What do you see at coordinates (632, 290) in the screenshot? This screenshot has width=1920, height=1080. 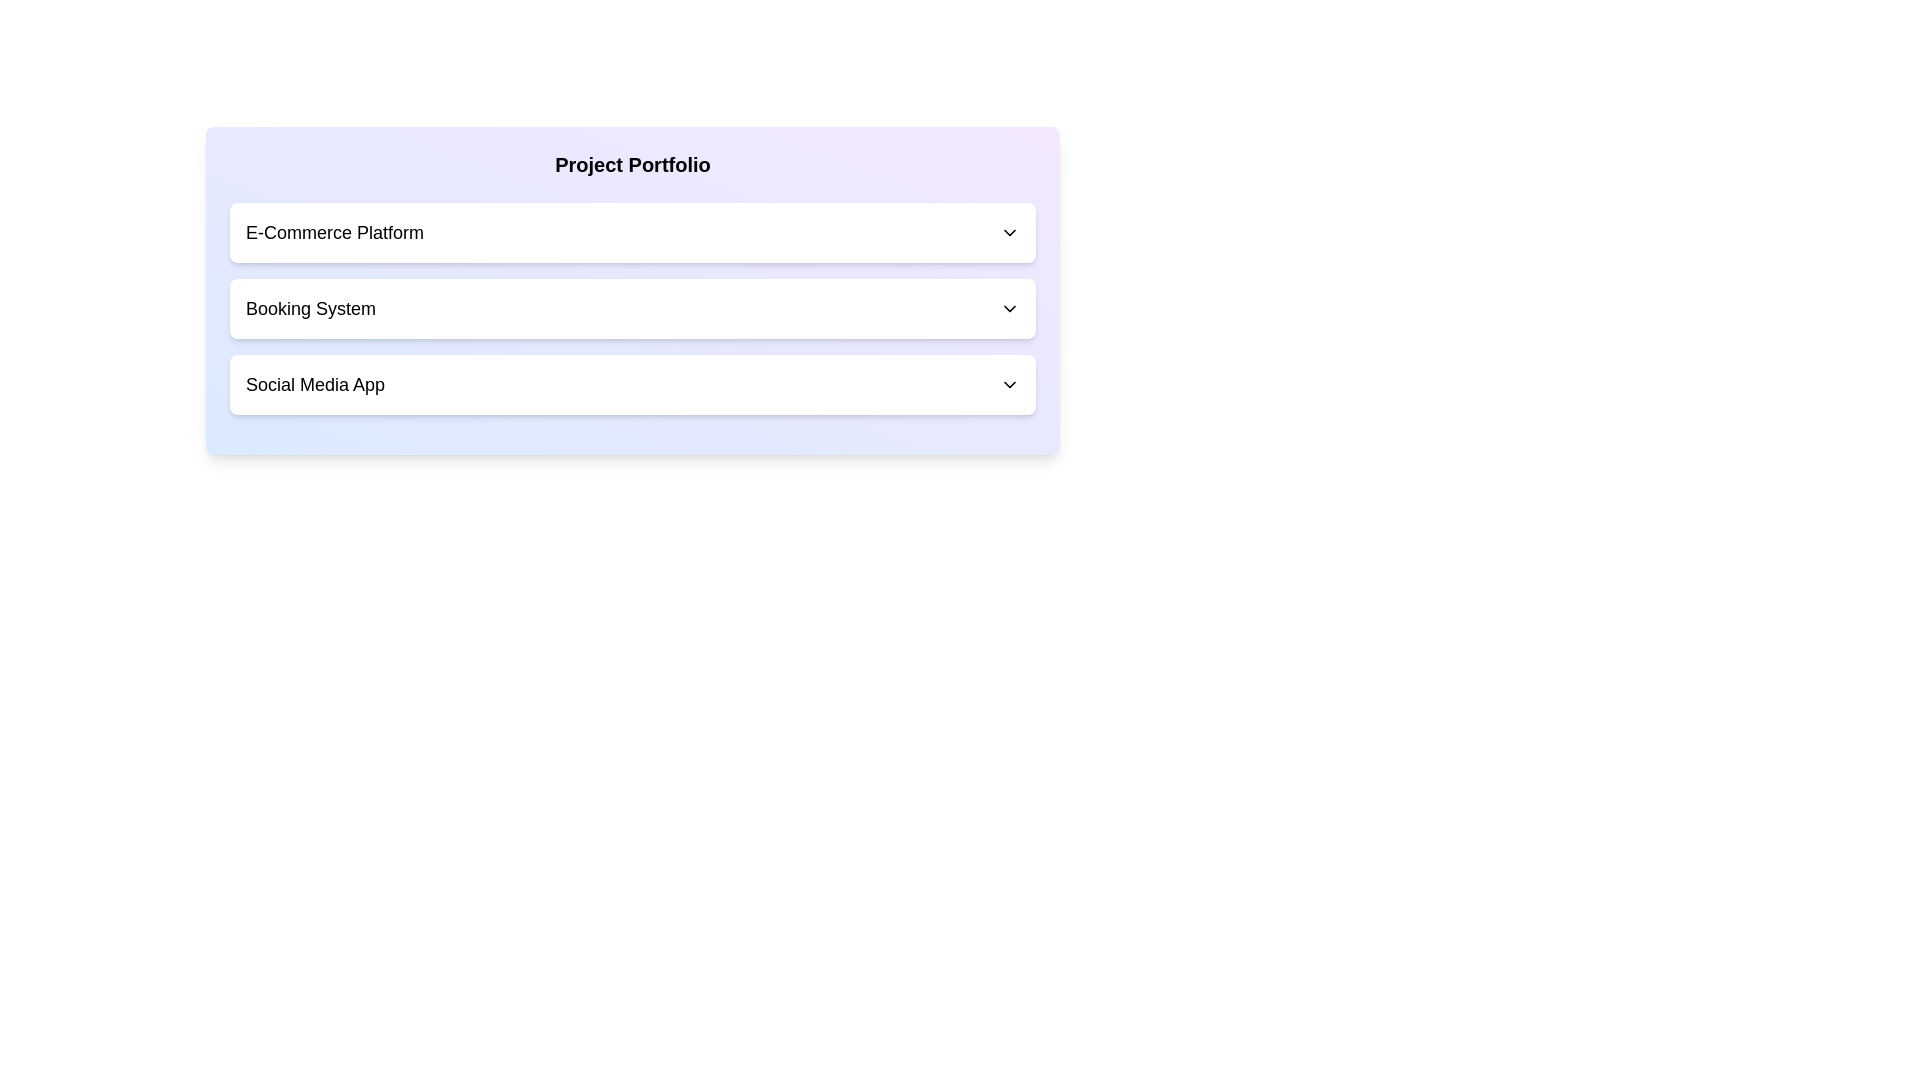 I see `an option within the dropdown of the 'Project Portfolio' menu, which contains three dropdowns labeled 'E-Commerce Platform', 'Booking System', and 'Social Media App'` at bounding box center [632, 290].